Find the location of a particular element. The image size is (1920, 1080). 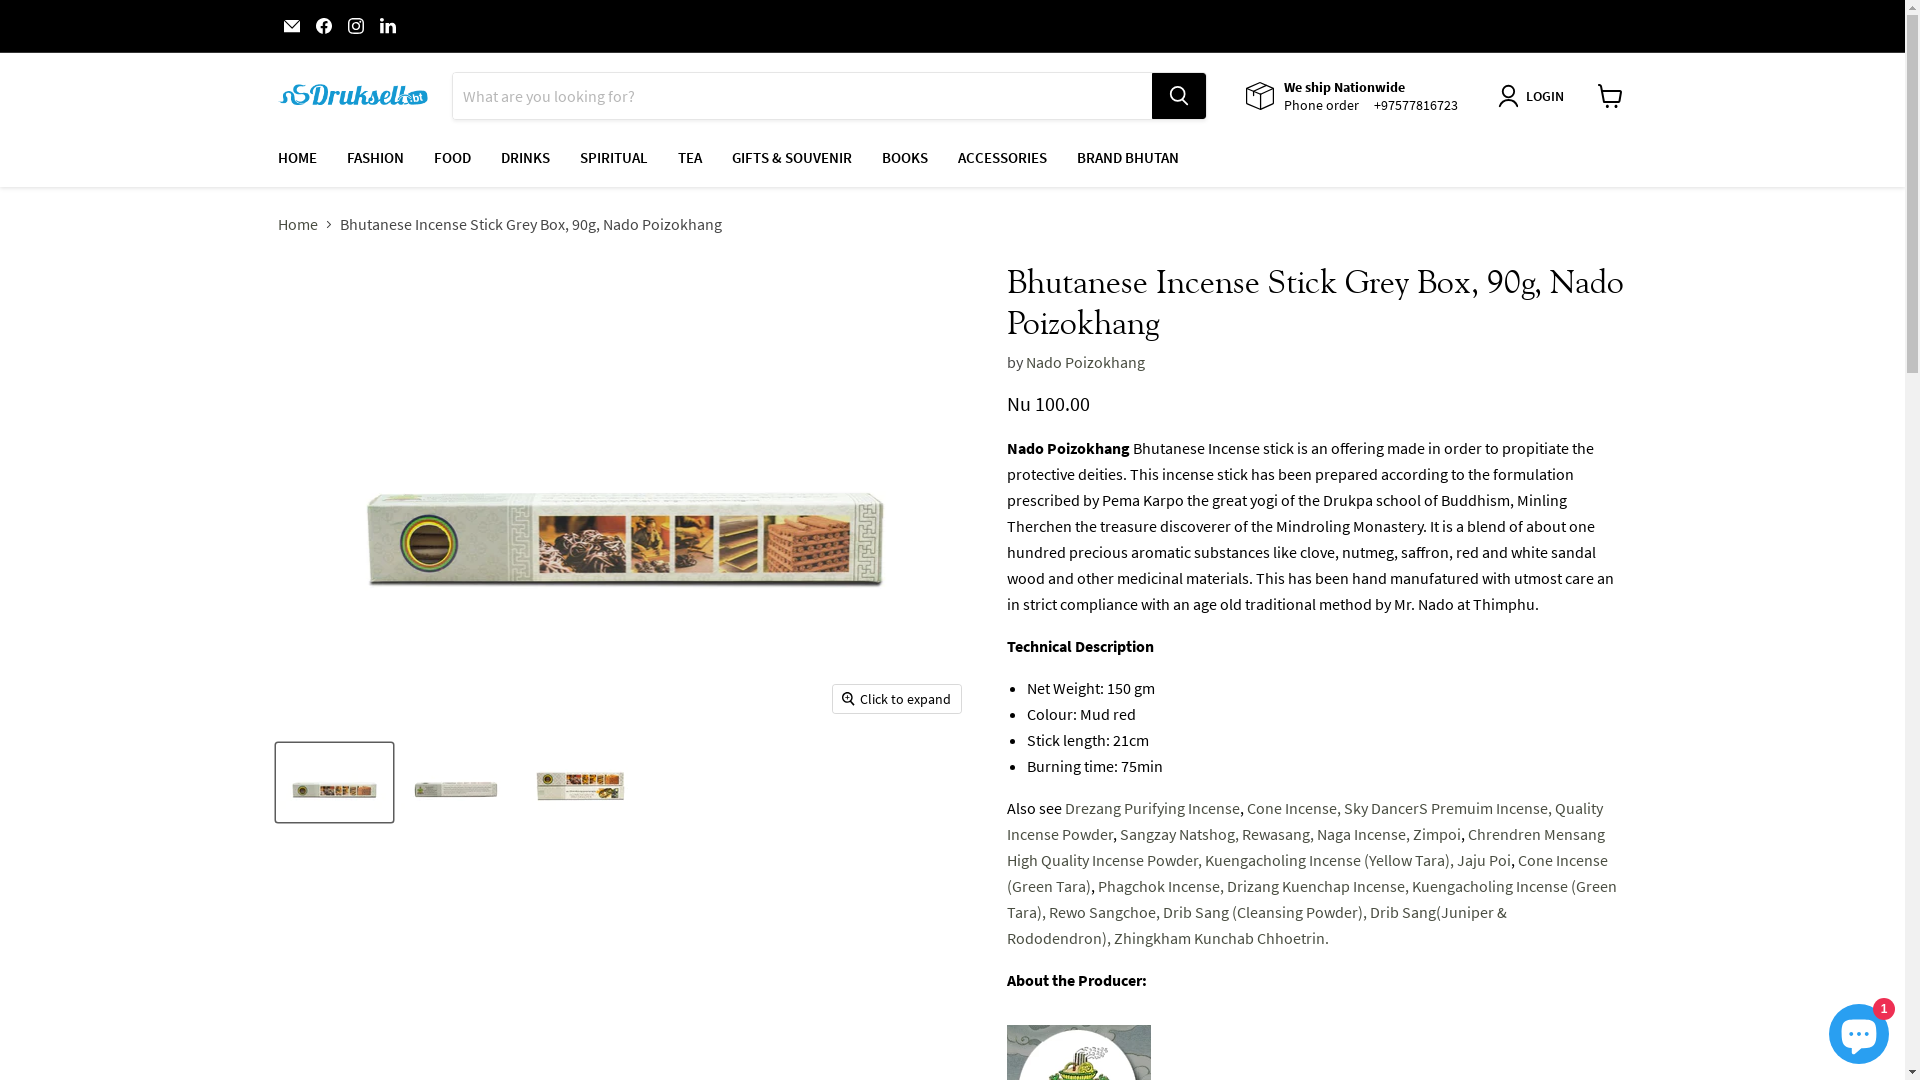

'DRINKS' is located at coordinates (525, 157).